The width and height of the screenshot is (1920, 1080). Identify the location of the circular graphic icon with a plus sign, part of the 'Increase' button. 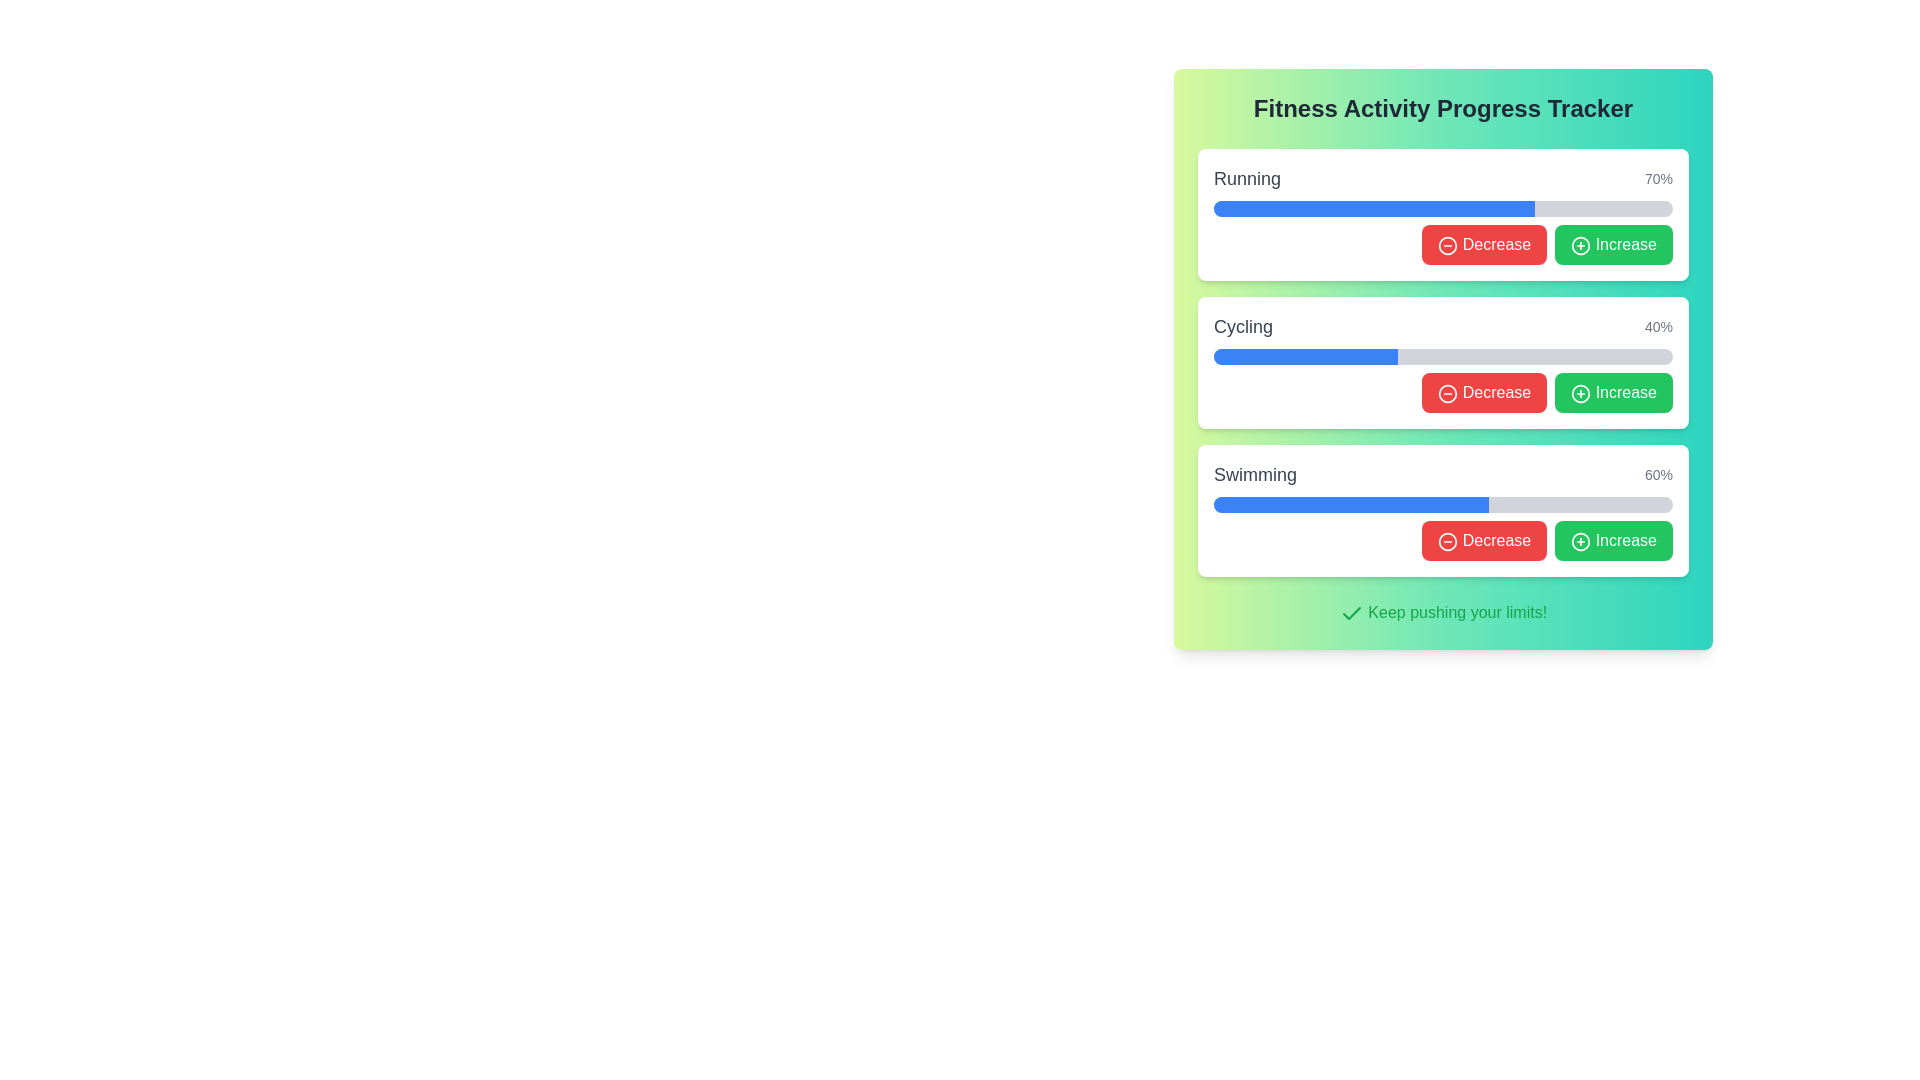
(1580, 244).